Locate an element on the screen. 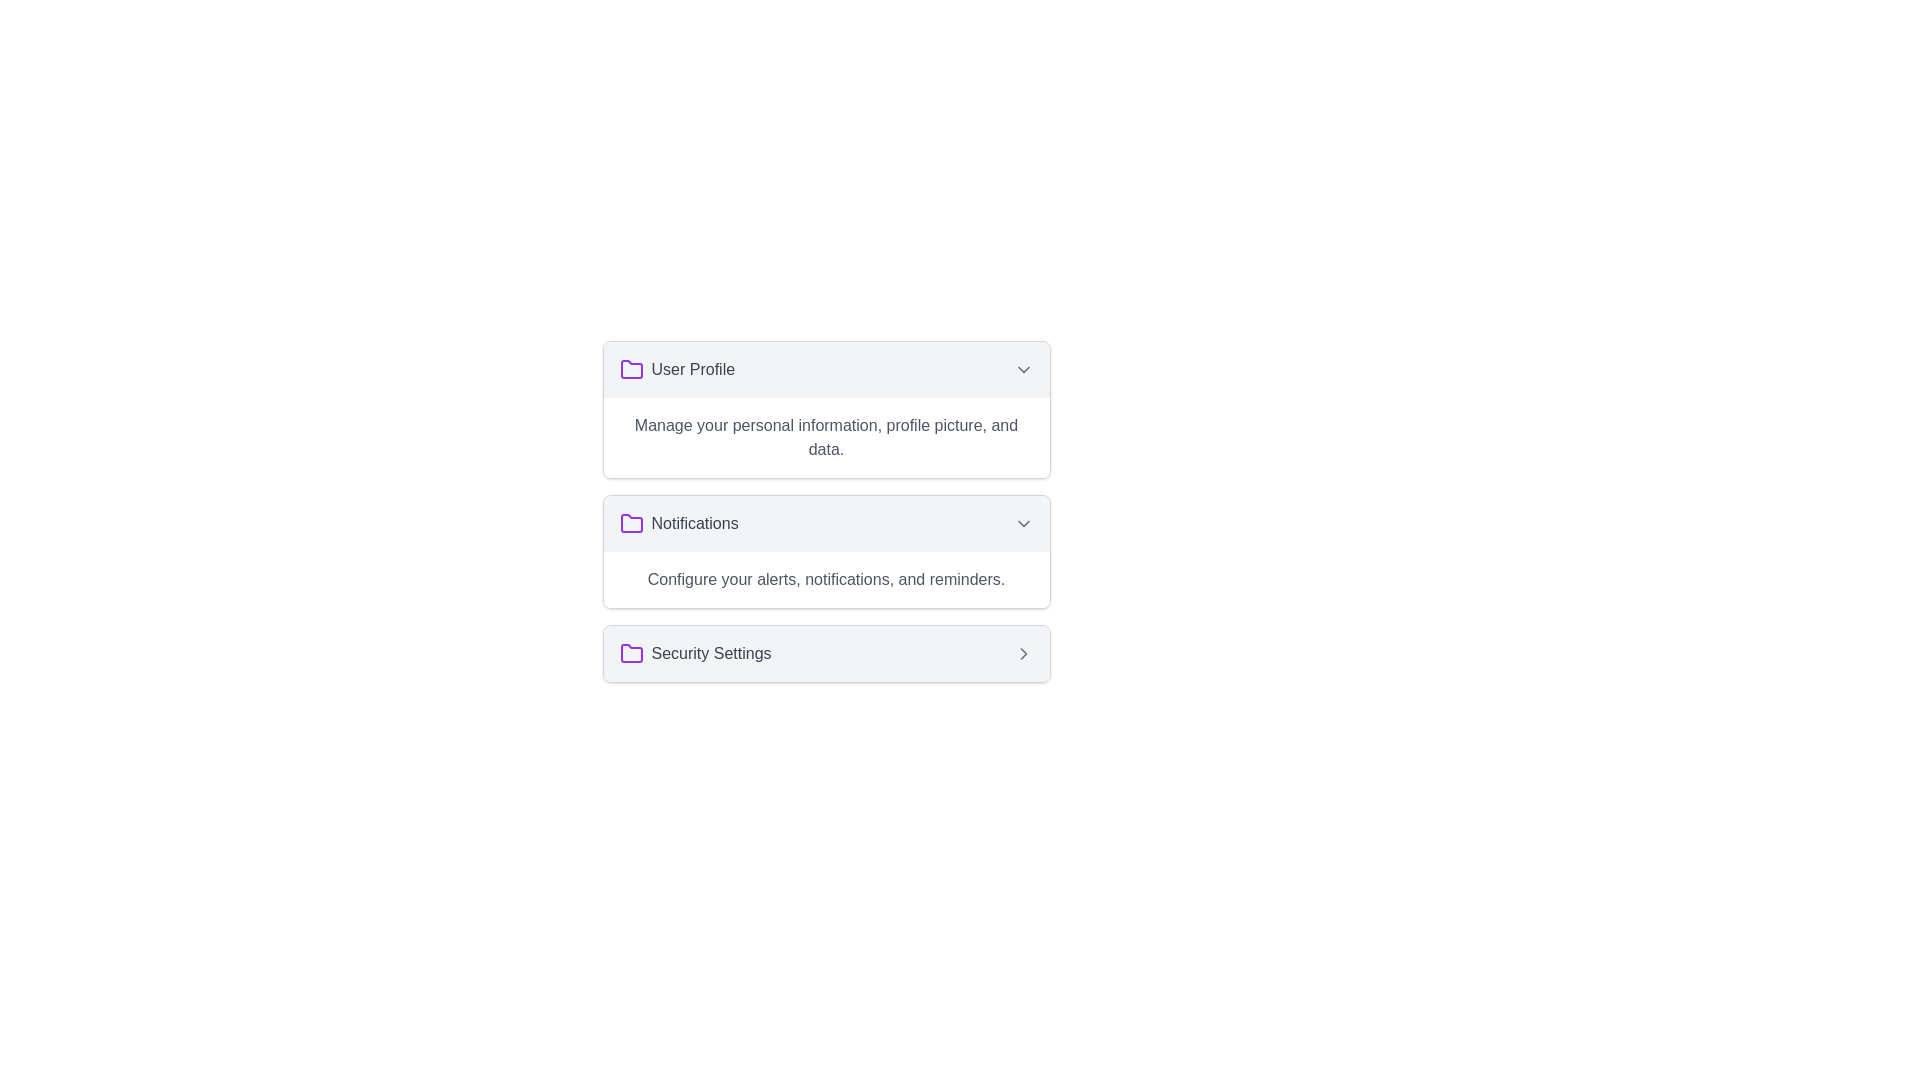 Image resolution: width=1920 pixels, height=1080 pixels. the text block element containing the description 'Manage your personal information, profile picture, and data.' located beneath the title 'User Profile' within the bordered card is located at coordinates (826, 437).